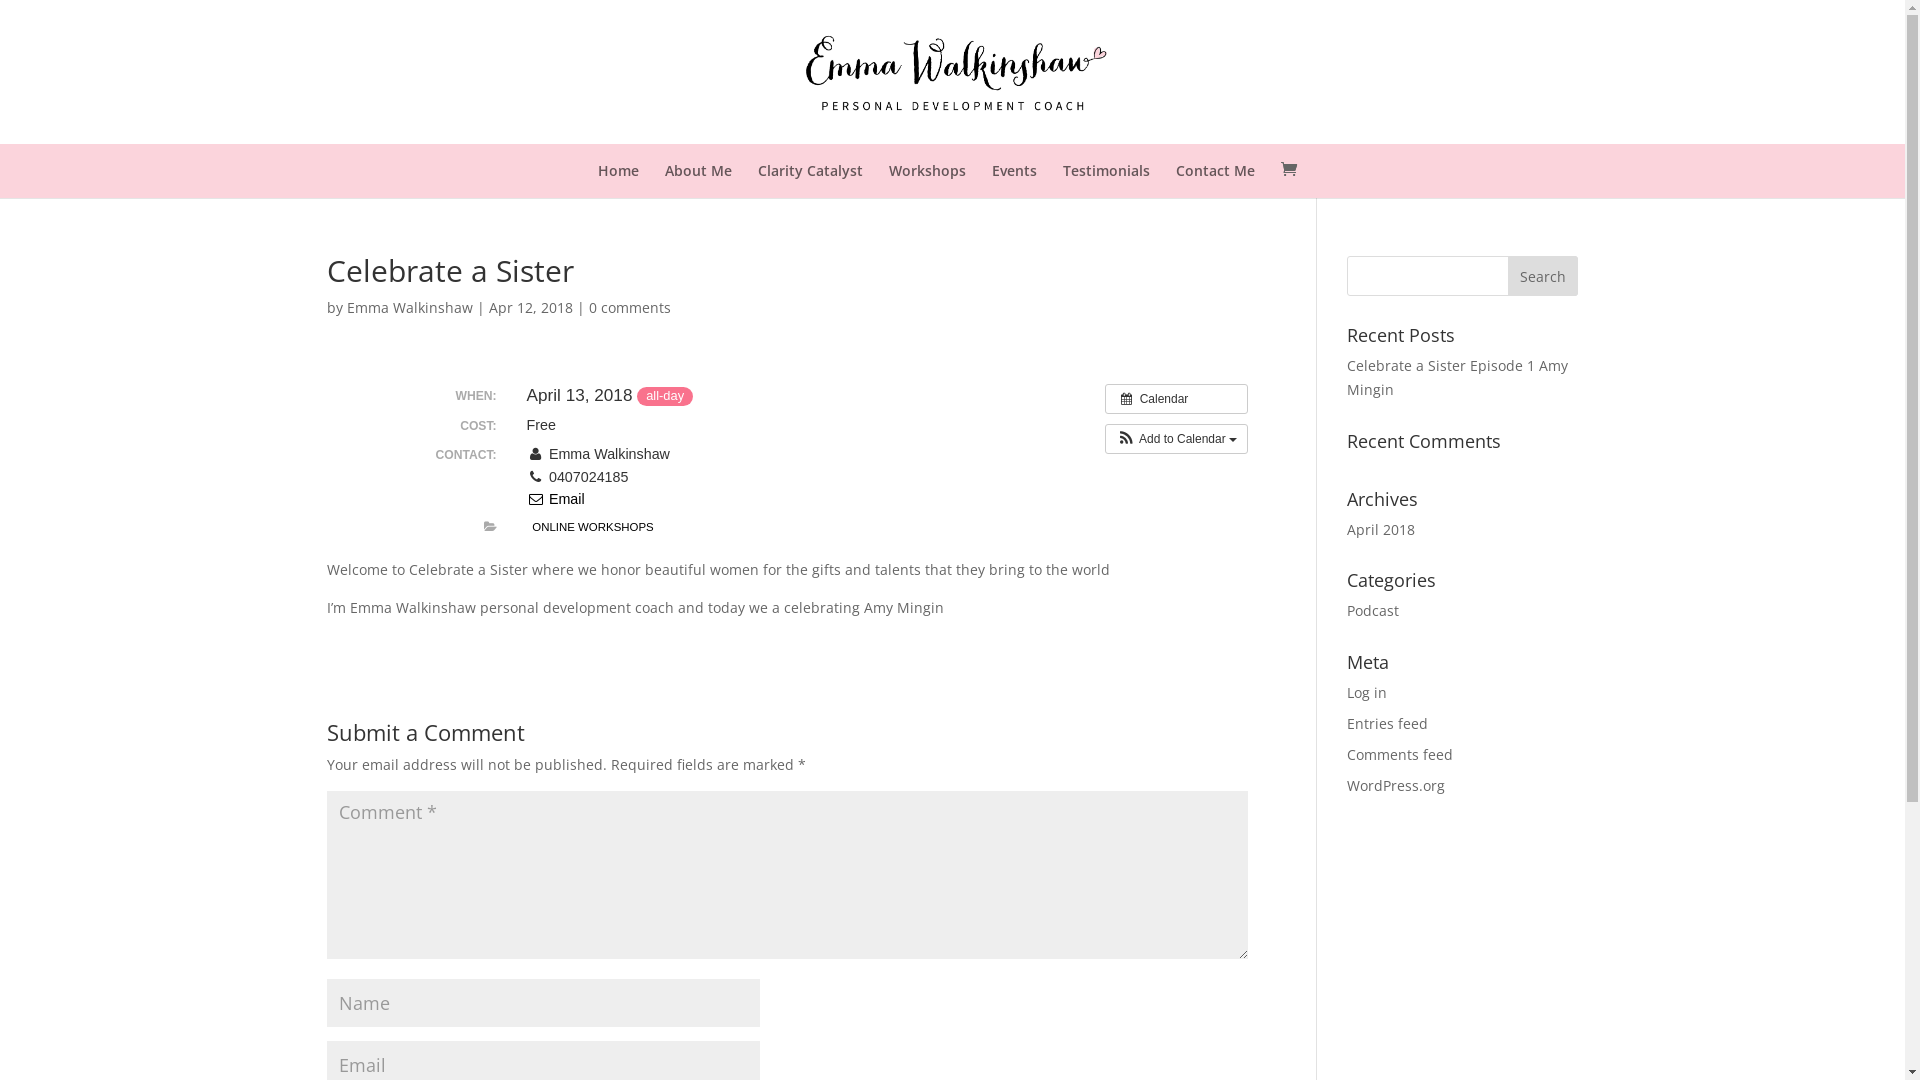  What do you see at coordinates (992, 169) in the screenshot?
I see `'Events'` at bounding box center [992, 169].